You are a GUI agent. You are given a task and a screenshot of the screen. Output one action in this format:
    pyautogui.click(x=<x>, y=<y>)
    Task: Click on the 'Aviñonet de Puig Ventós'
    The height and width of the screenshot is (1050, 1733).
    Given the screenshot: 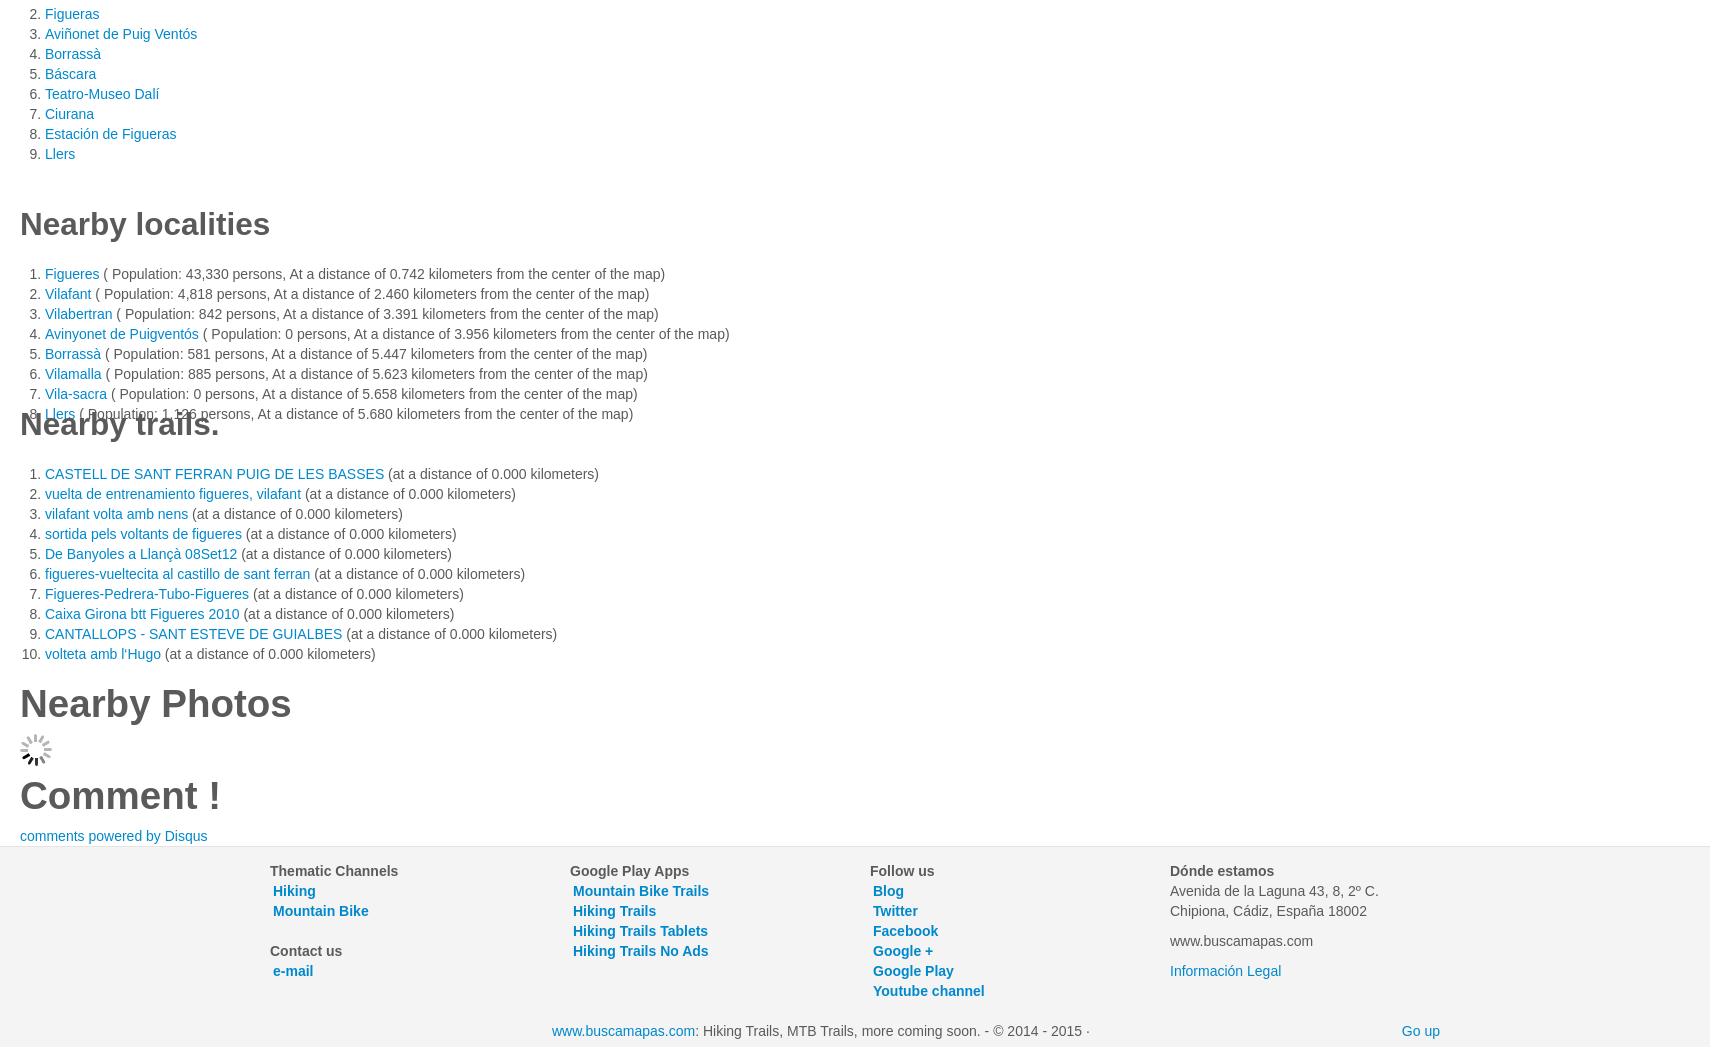 What is the action you would take?
    pyautogui.click(x=120, y=32)
    